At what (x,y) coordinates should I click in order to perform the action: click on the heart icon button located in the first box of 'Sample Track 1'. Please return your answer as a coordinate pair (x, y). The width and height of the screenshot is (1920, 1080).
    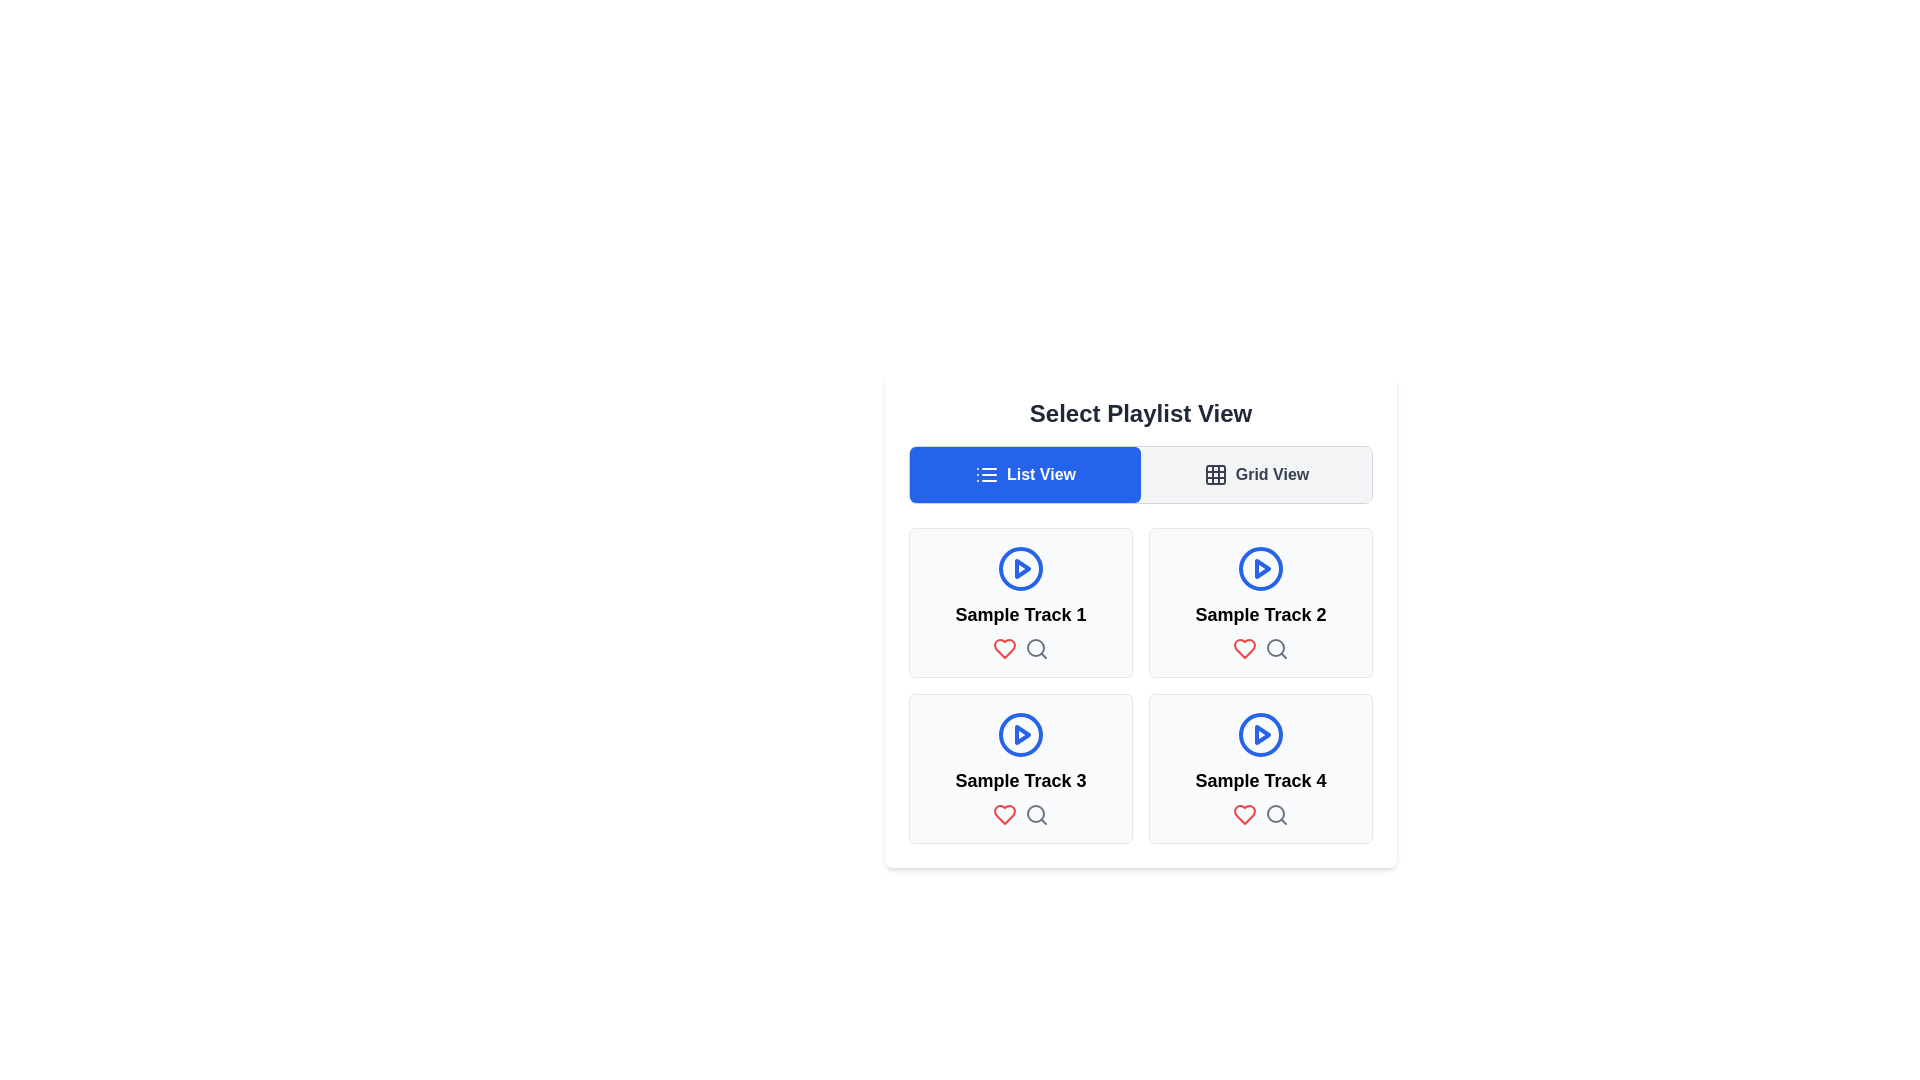
    Looking at the image, I should click on (1004, 648).